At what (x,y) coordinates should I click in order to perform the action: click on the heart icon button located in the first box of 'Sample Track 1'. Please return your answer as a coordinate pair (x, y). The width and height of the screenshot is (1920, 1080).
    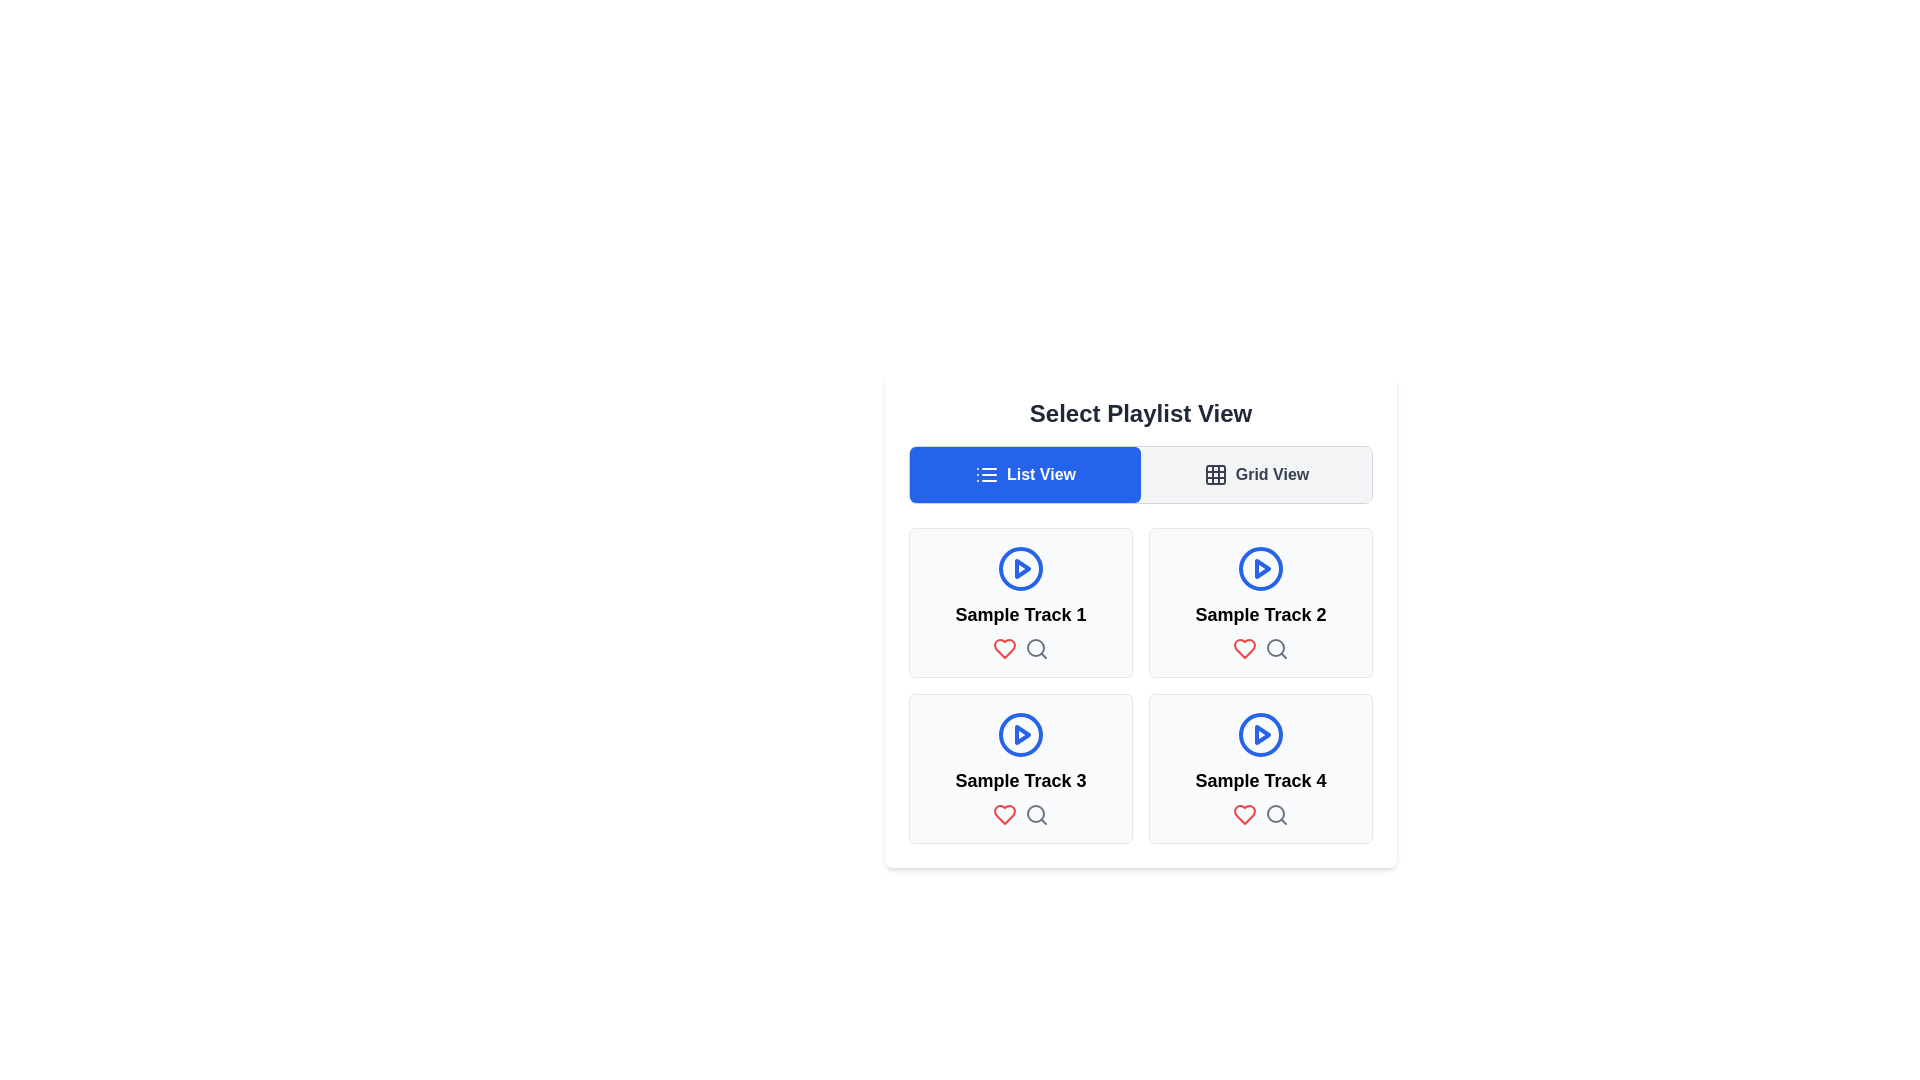
    Looking at the image, I should click on (1004, 648).